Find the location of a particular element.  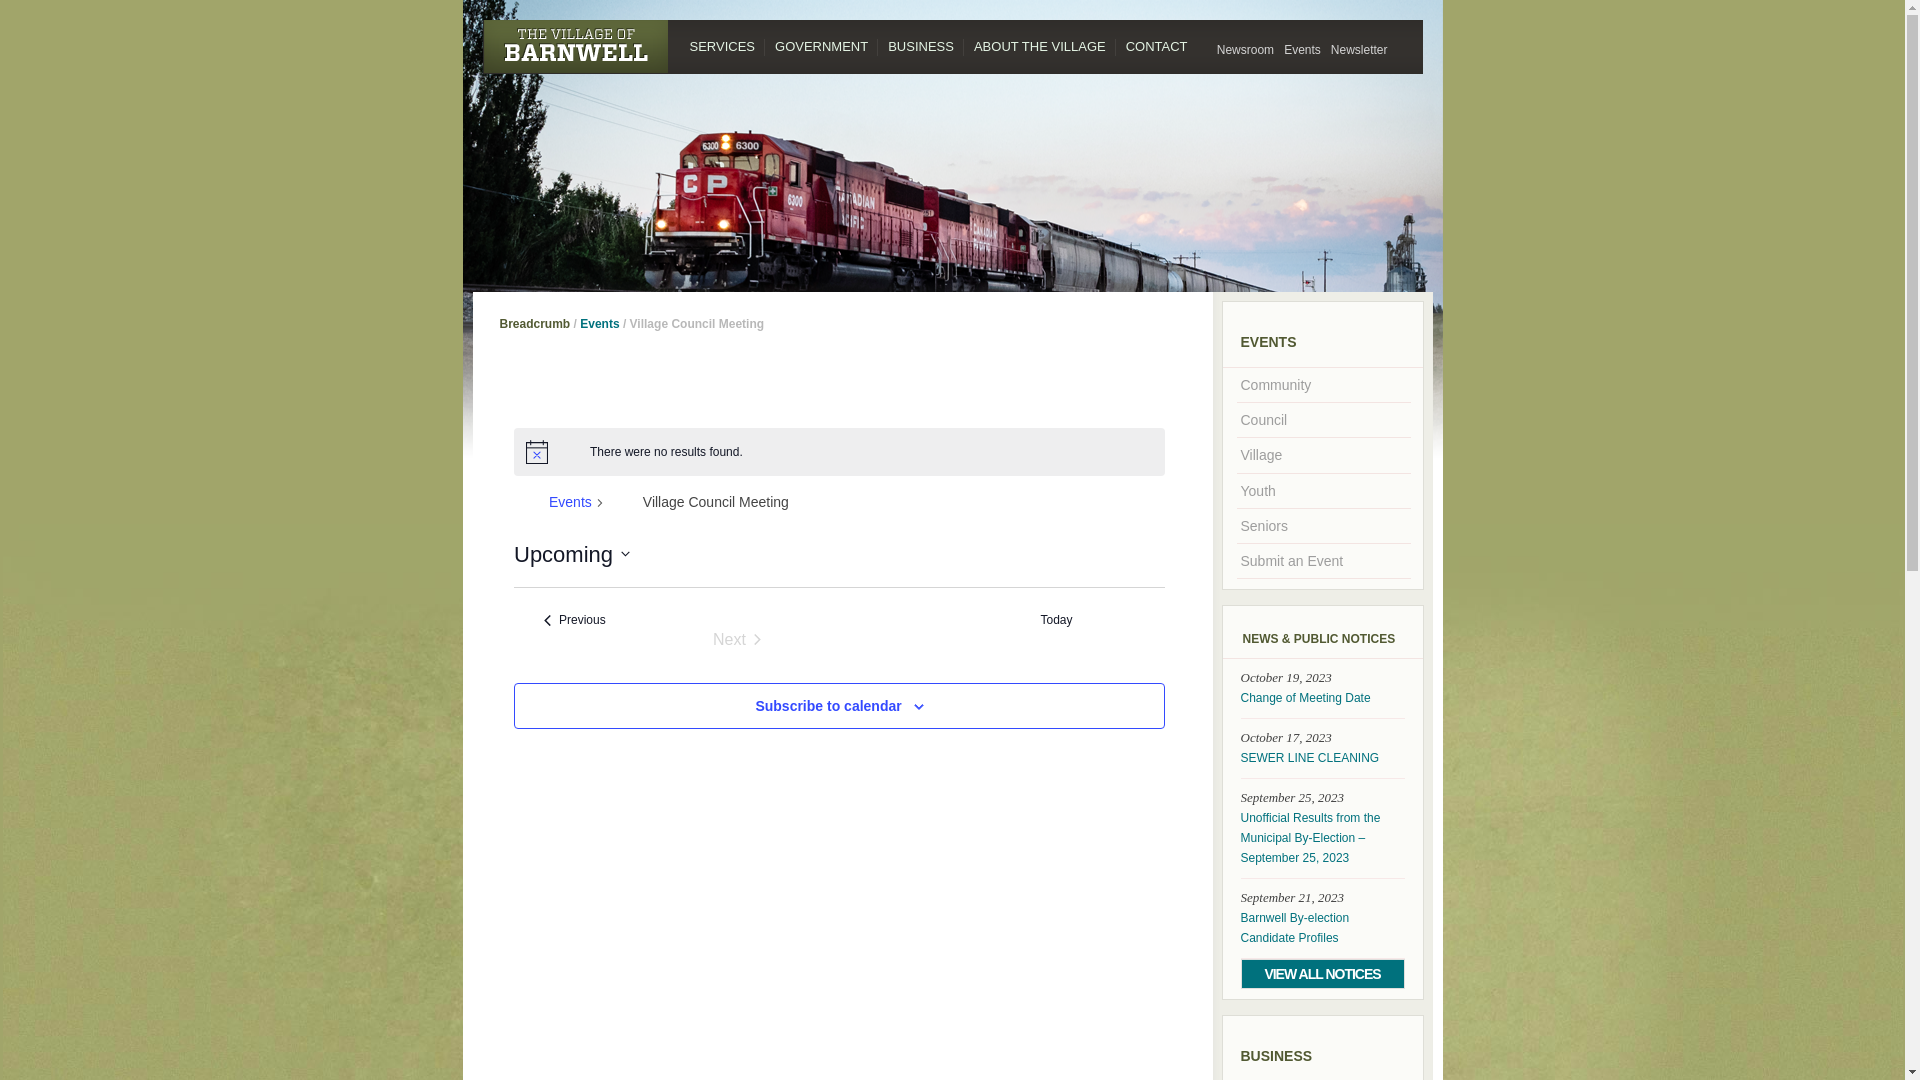

'BUSINESS' is located at coordinates (920, 45).